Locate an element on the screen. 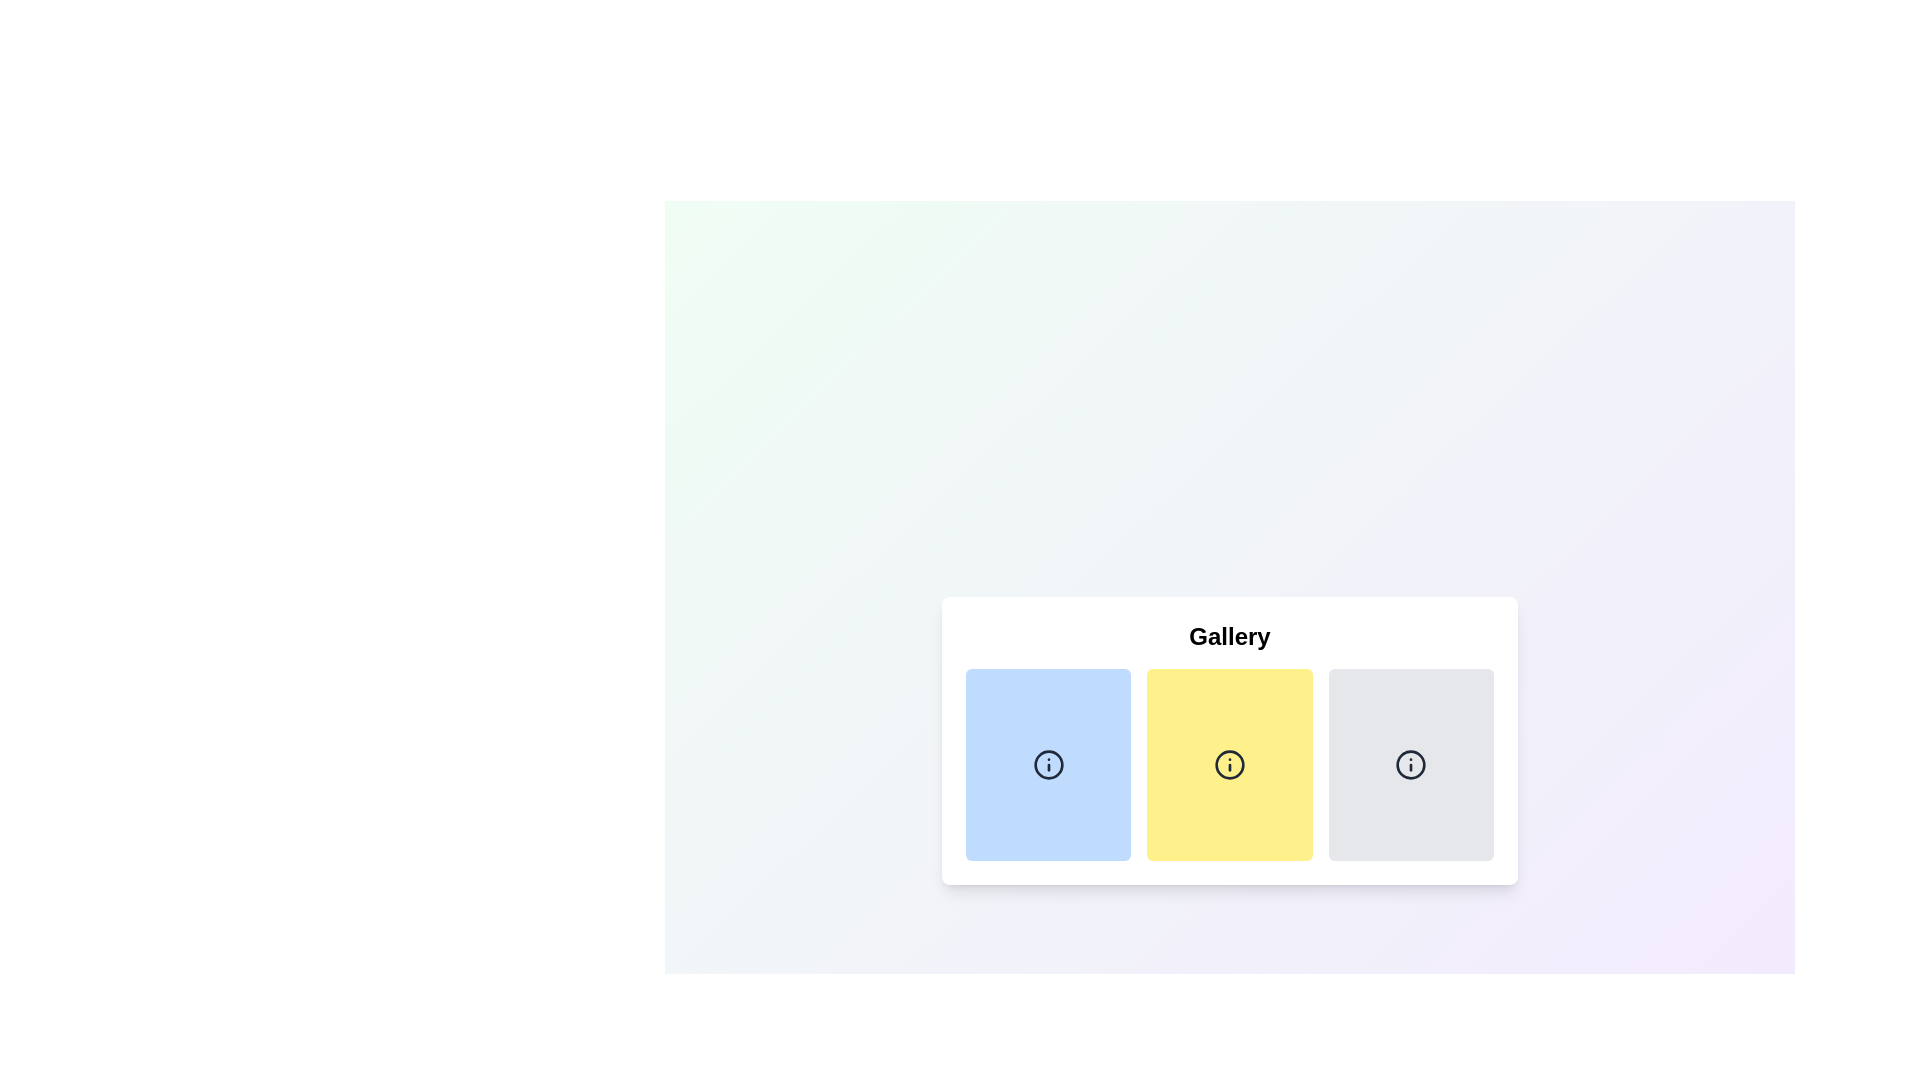  the information icon, which is a circular icon with a lowercase 'i' in gray, located in the third box of a horizontally aligned triplet is located at coordinates (1410, 764).